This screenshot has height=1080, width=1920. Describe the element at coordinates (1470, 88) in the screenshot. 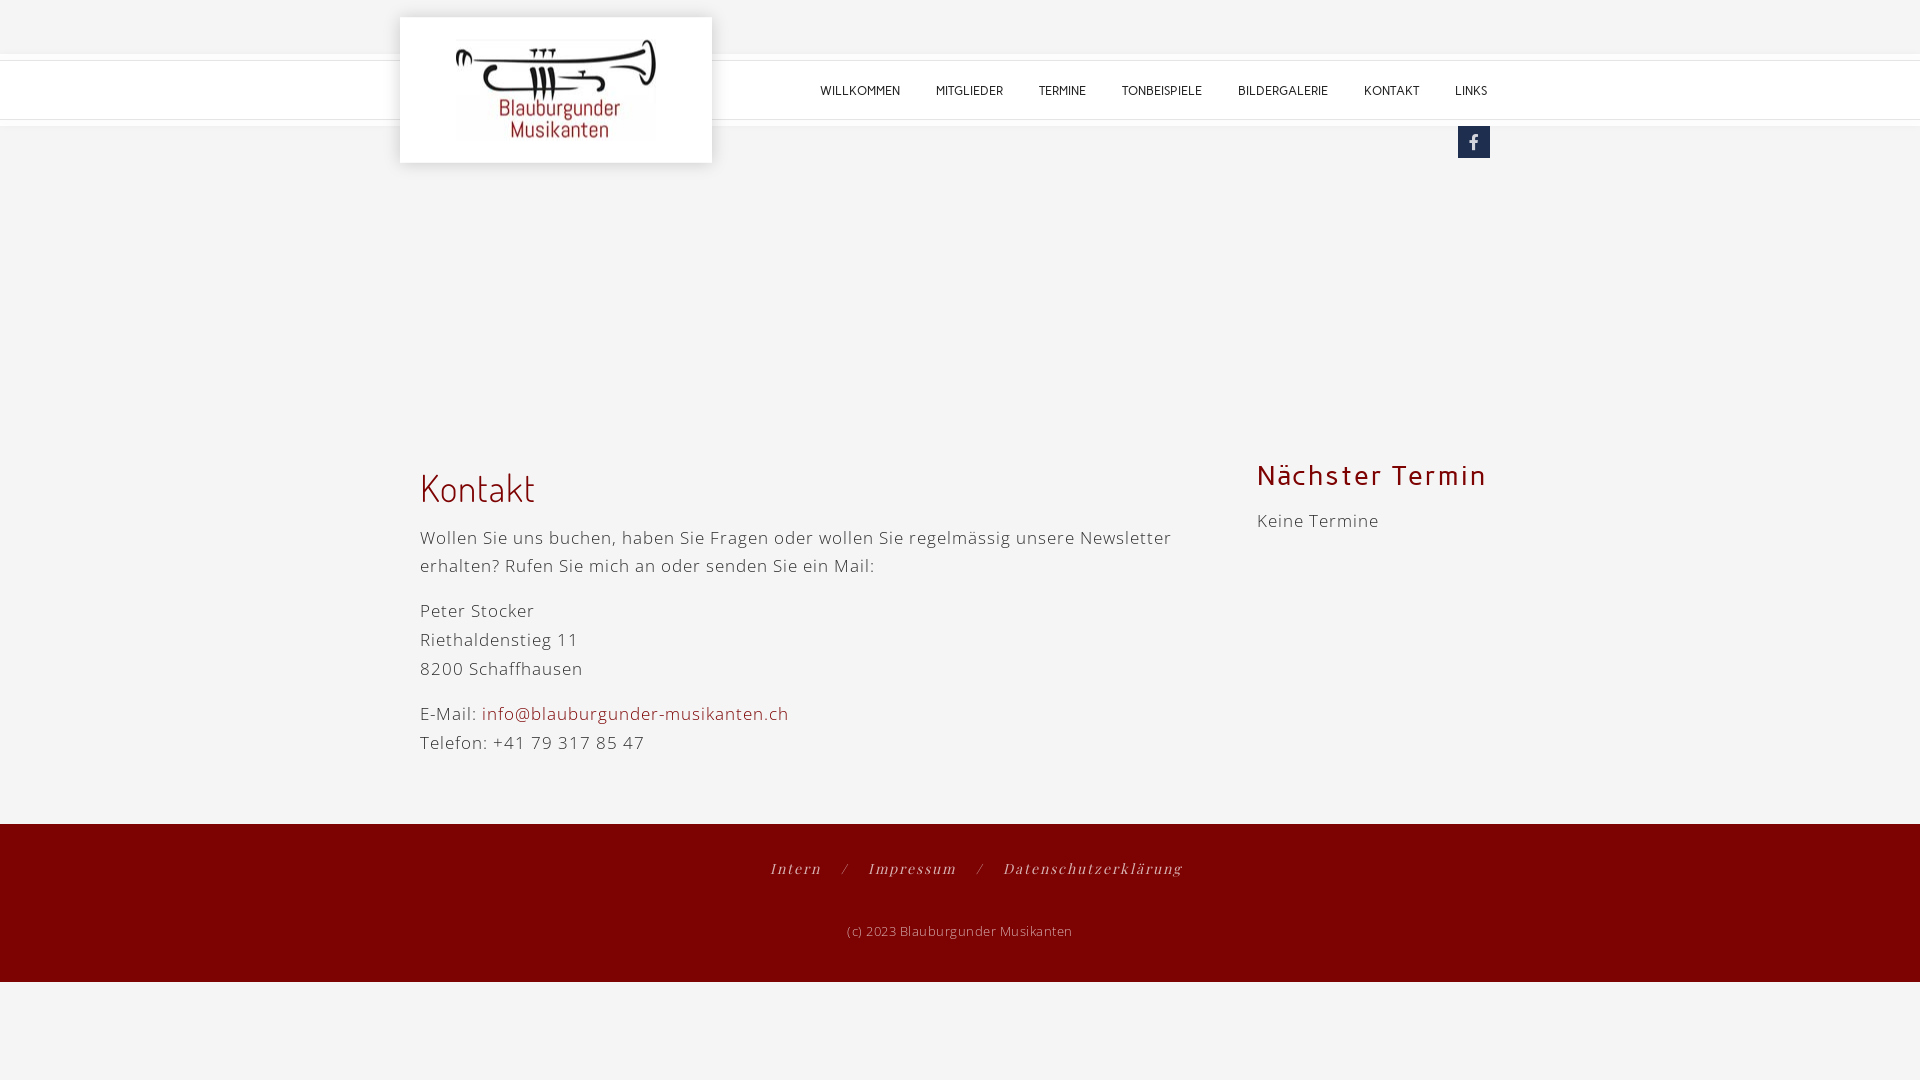

I see `'LINKS'` at that location.